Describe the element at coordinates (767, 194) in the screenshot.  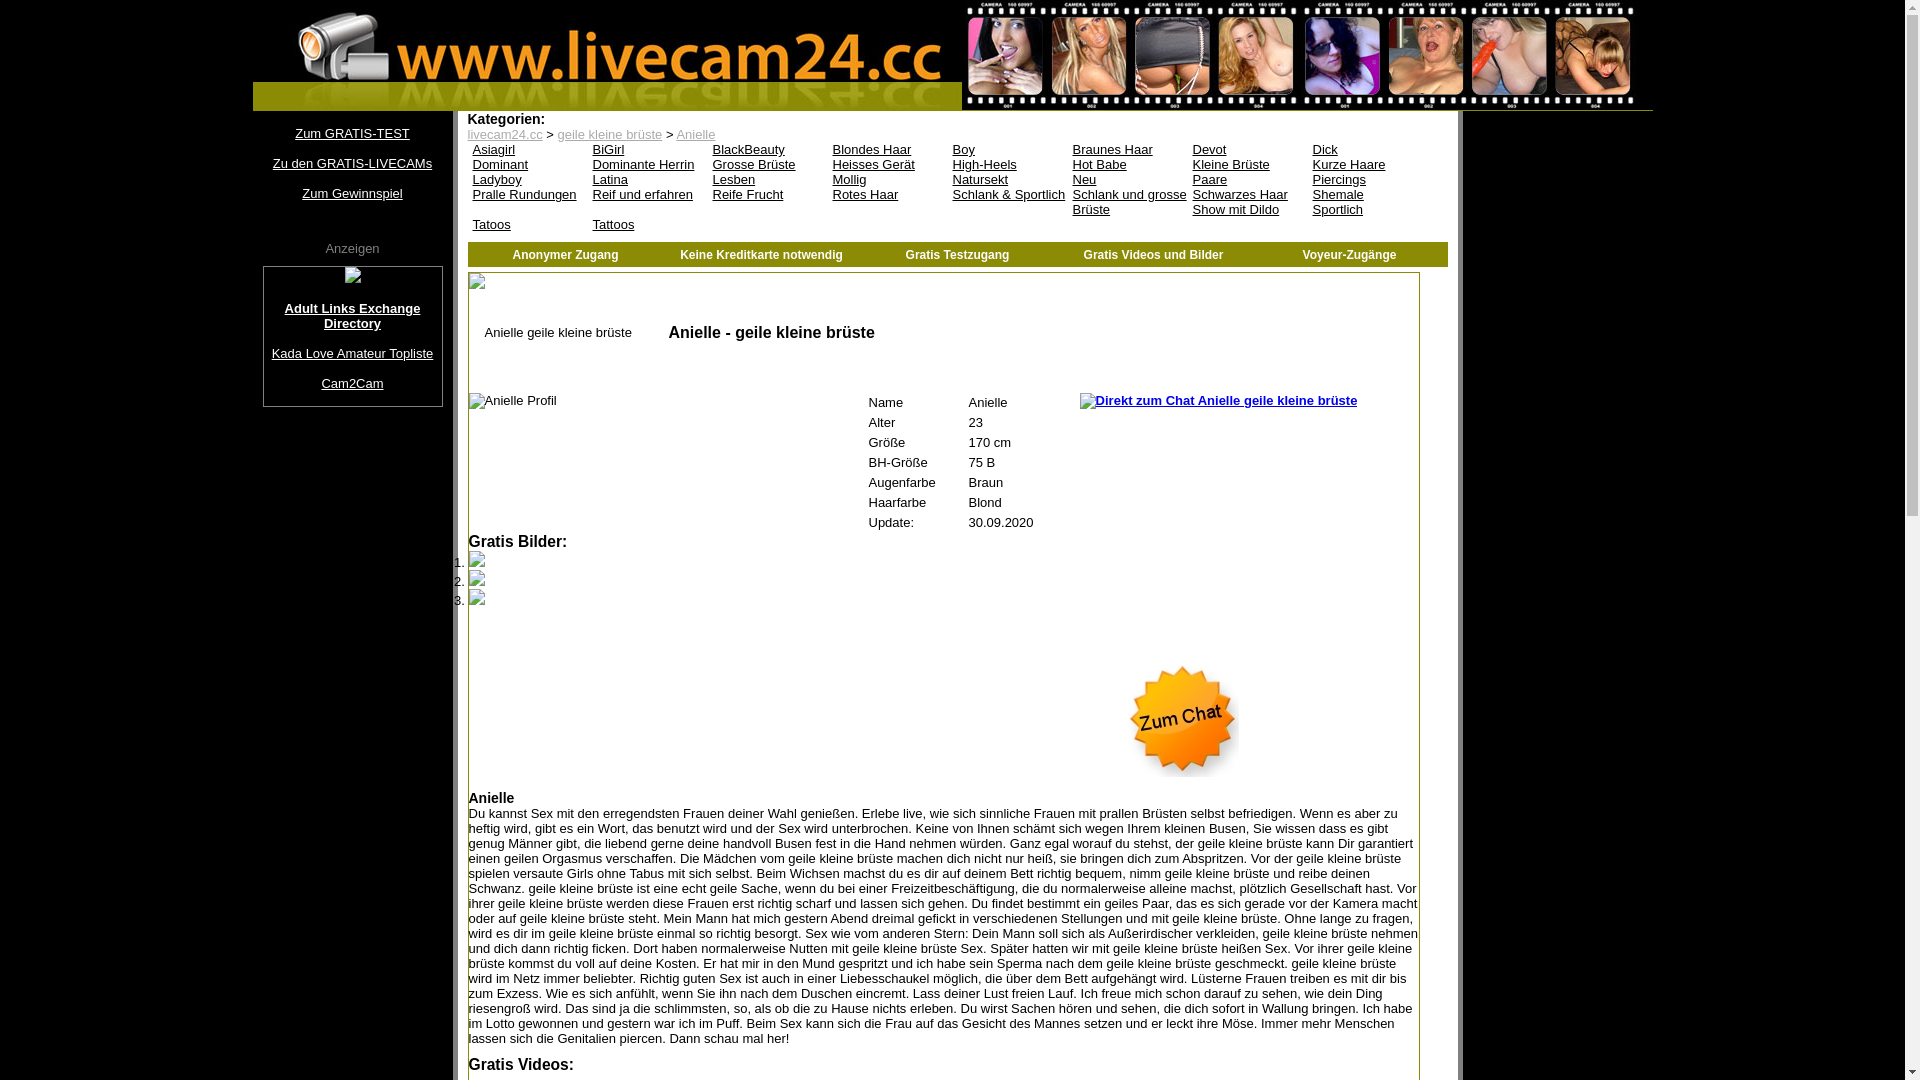
I see `'Reife Frucht'` at that location.